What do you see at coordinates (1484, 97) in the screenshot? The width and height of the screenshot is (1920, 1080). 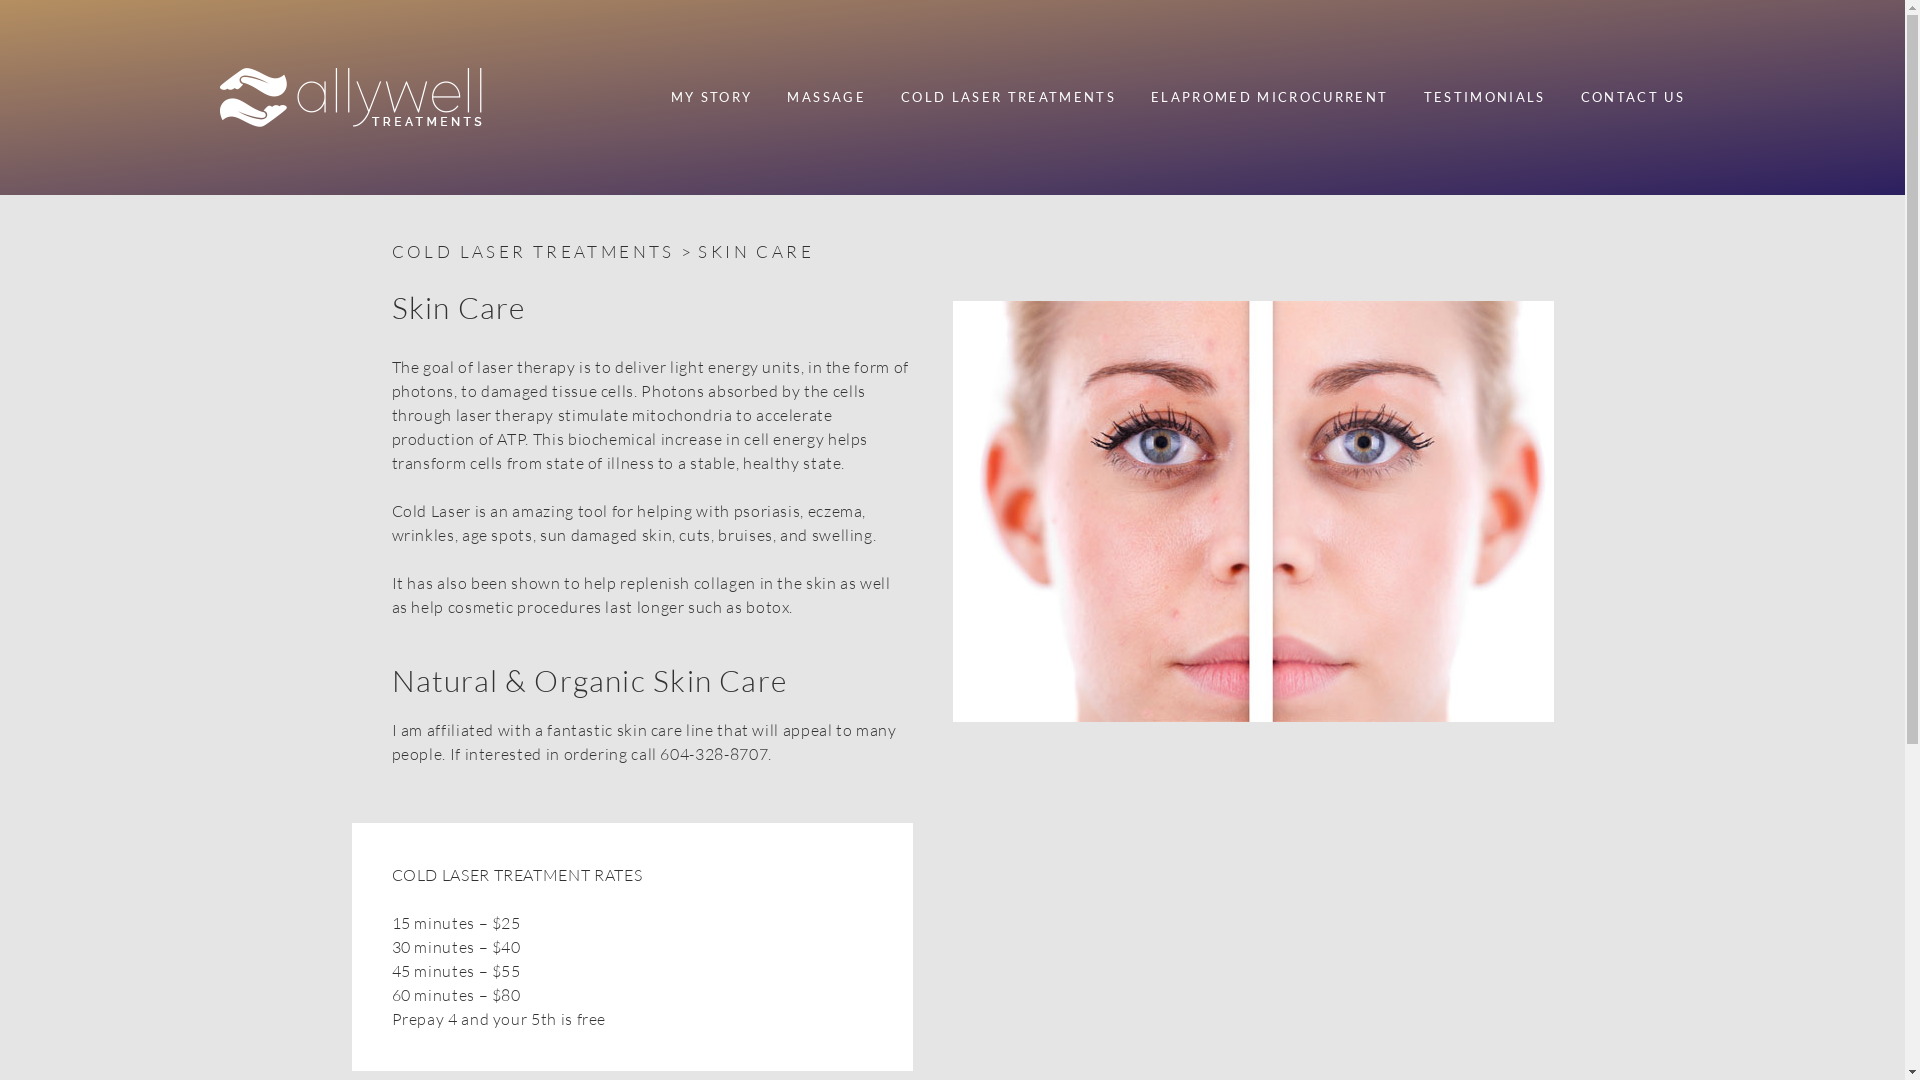 I see `'TESTIMONIALS'` at bounding box center [1484, 97].